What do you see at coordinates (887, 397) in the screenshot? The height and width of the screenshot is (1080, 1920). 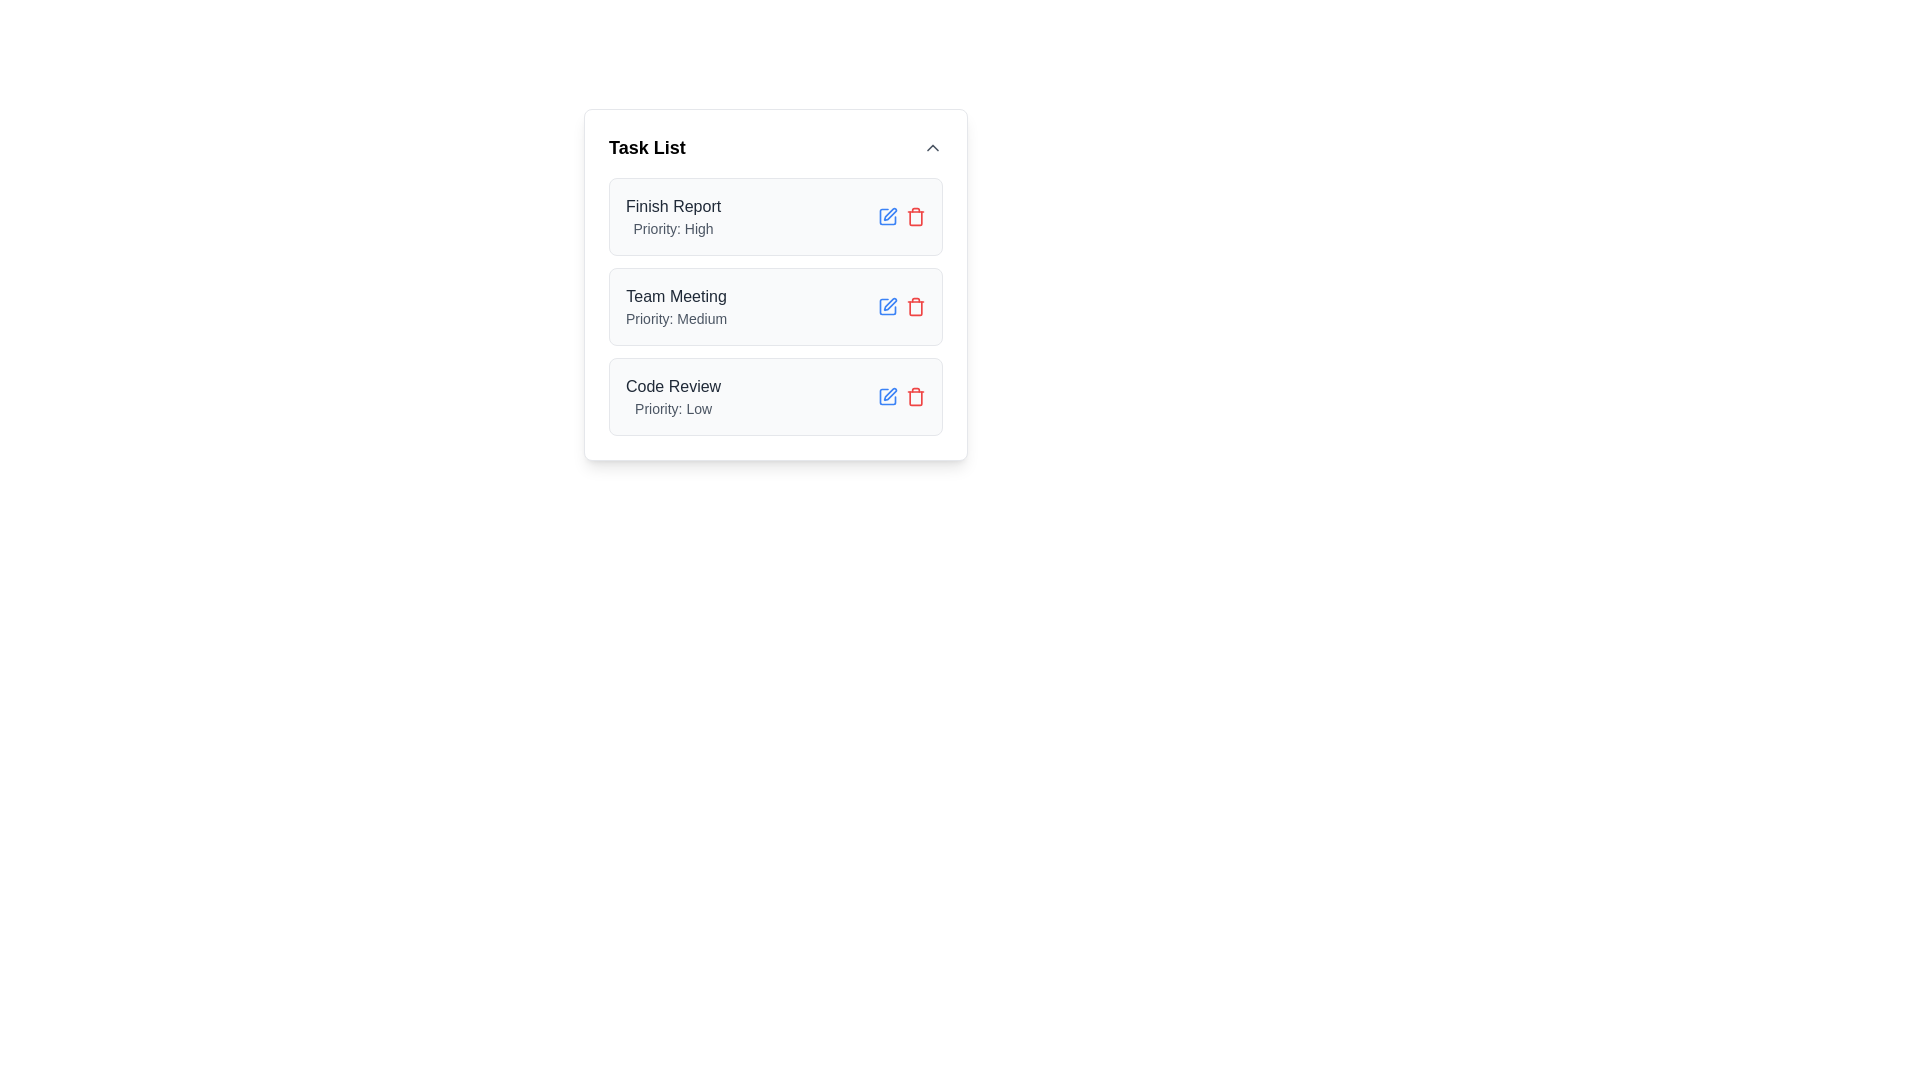 I see `the graphical component representing the outline of the pencil-and-frame icon located near the right side of the 'Code Review' task entry in the task list` at bounding box center [887, 397].